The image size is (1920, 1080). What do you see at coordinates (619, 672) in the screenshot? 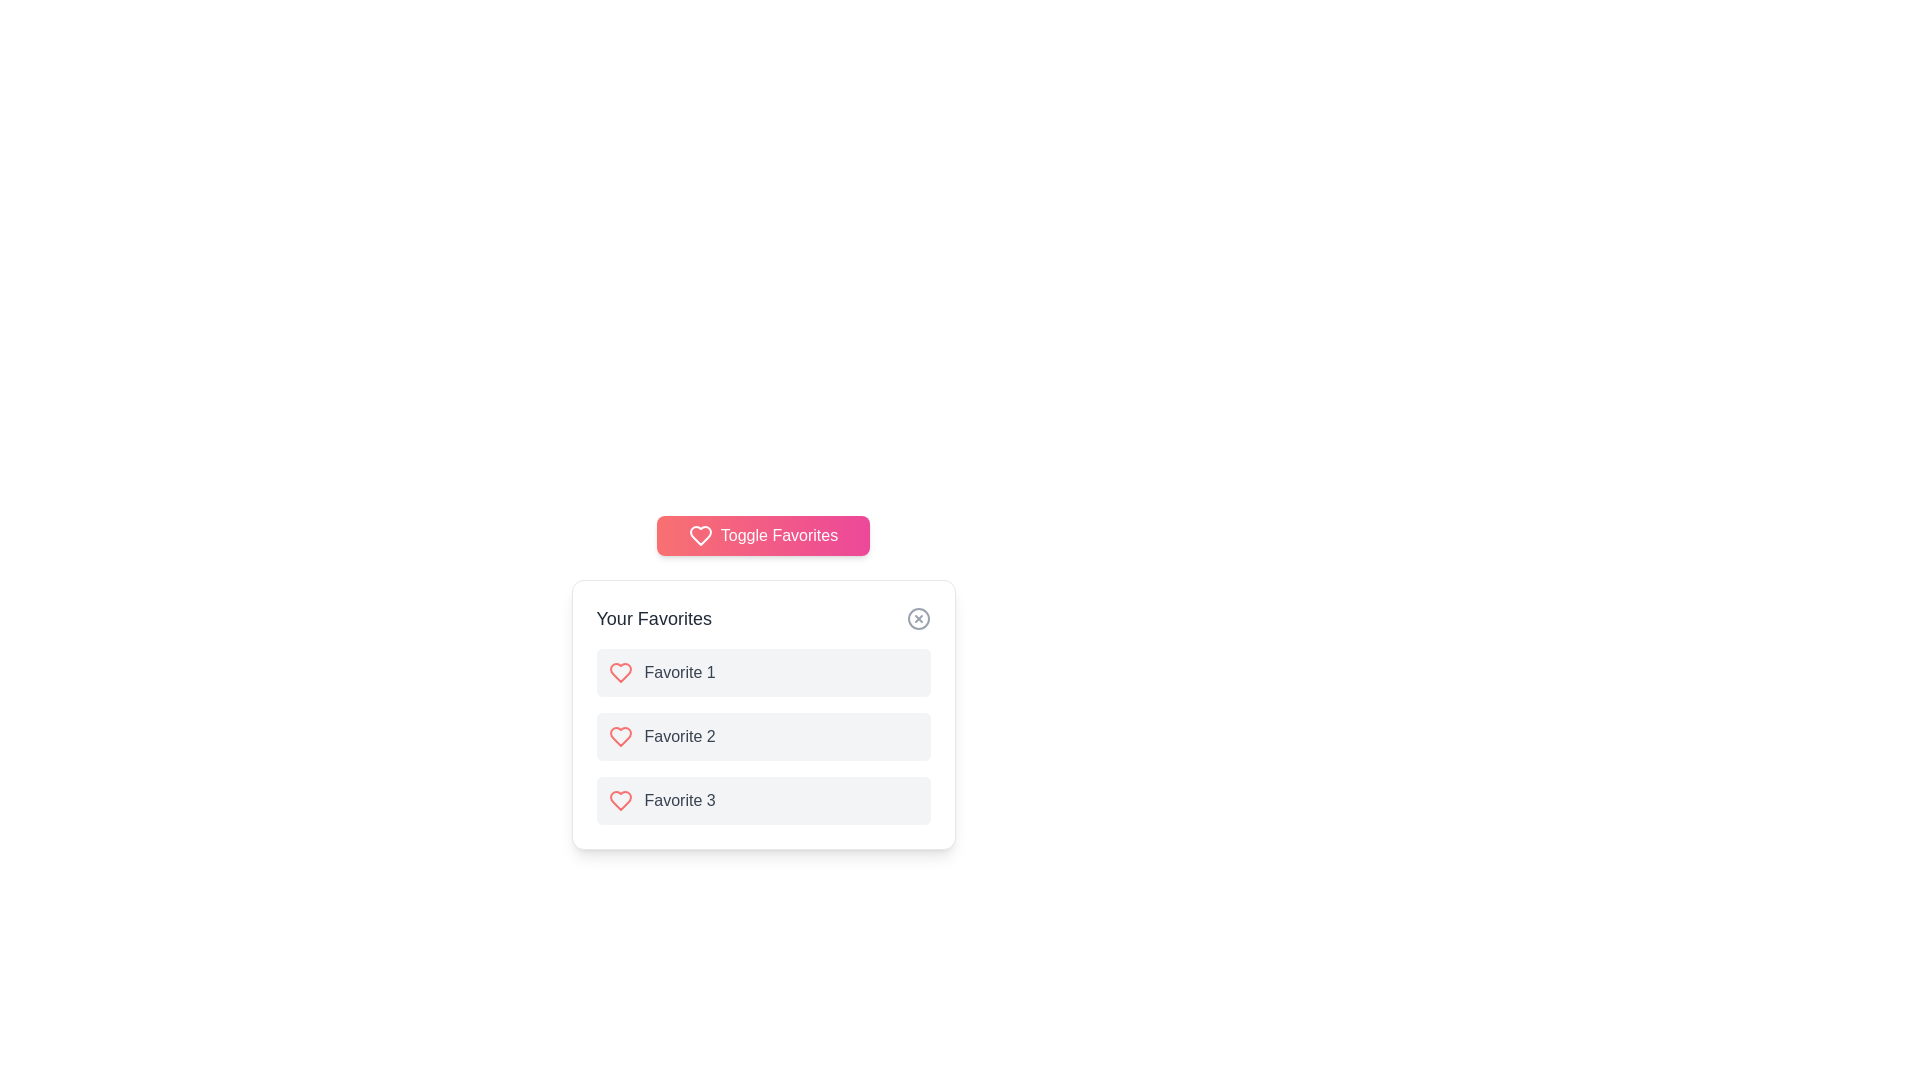
I see `the heart icon representing the favorite action for 'Favorite 1'` at bounding box center [619, 672].